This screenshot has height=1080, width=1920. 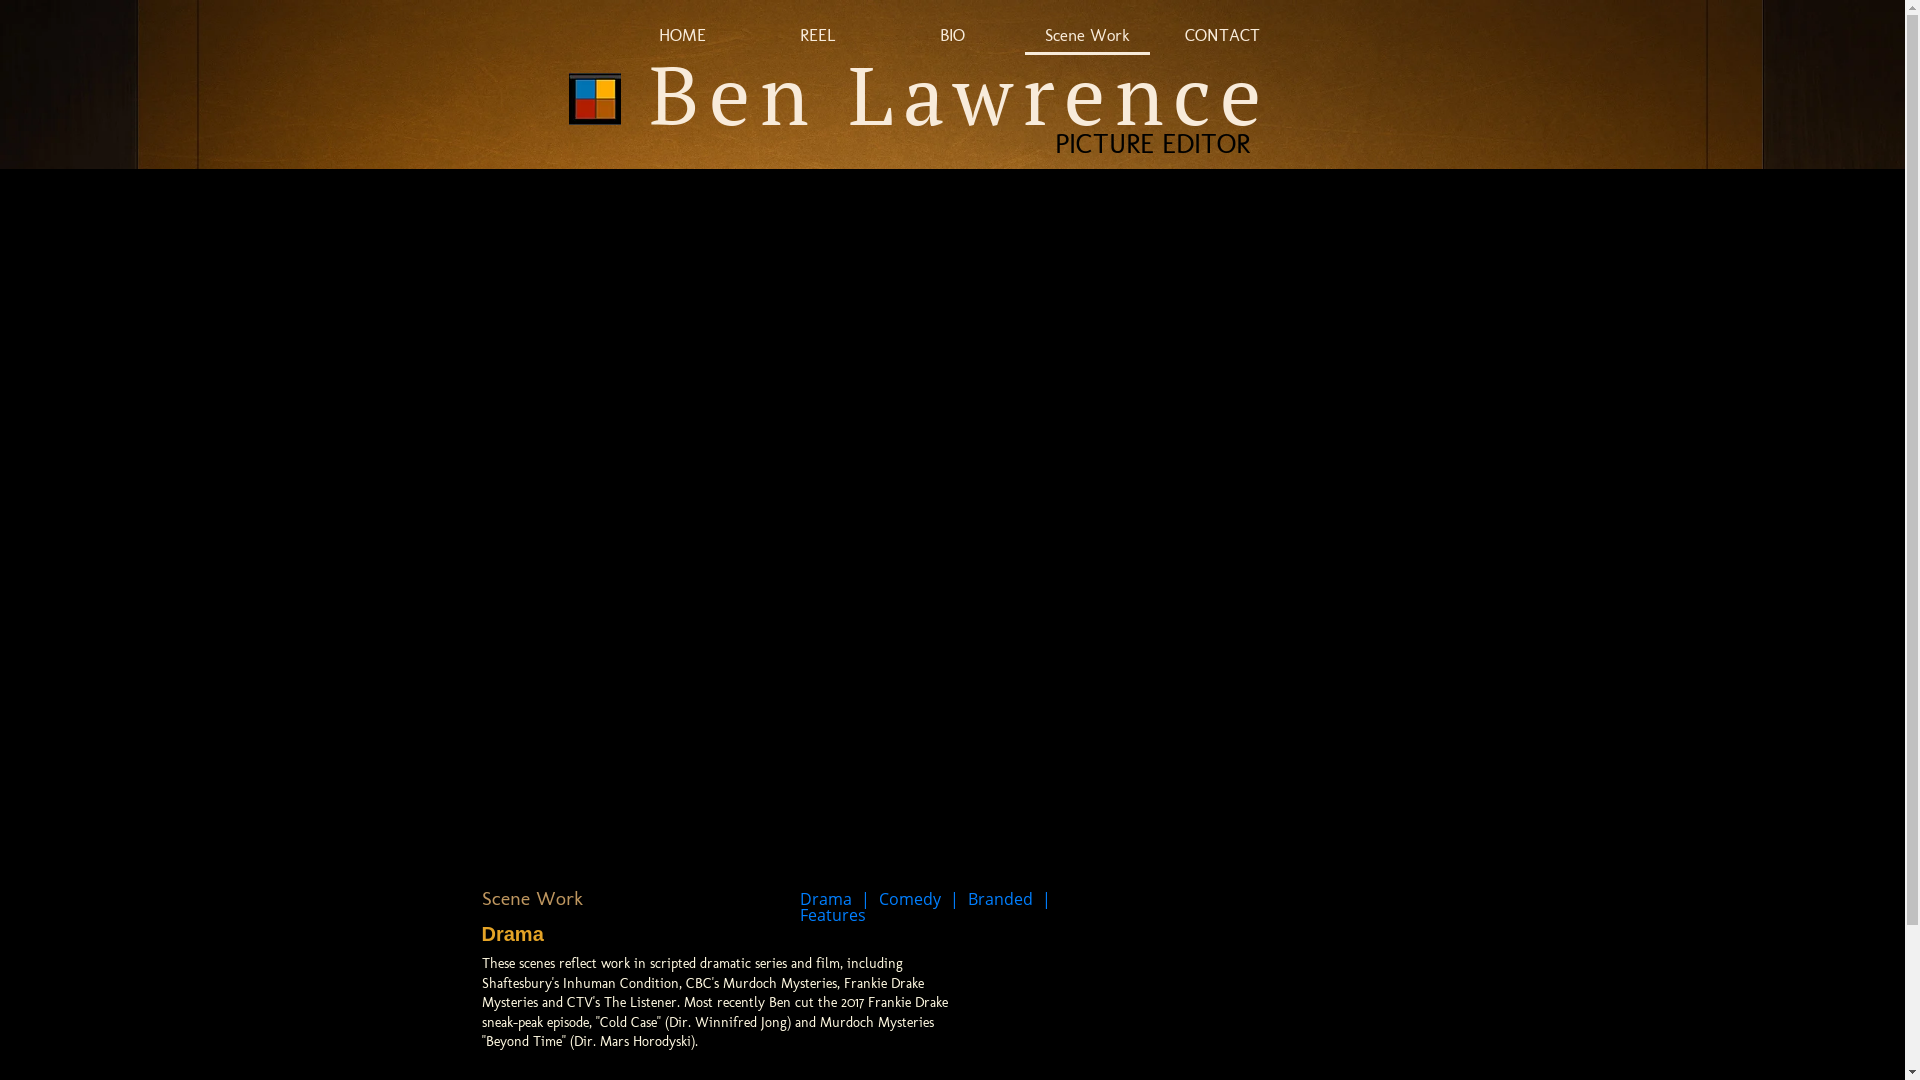 I want to click on 'Scene Work', so click(x=1086, y=37).